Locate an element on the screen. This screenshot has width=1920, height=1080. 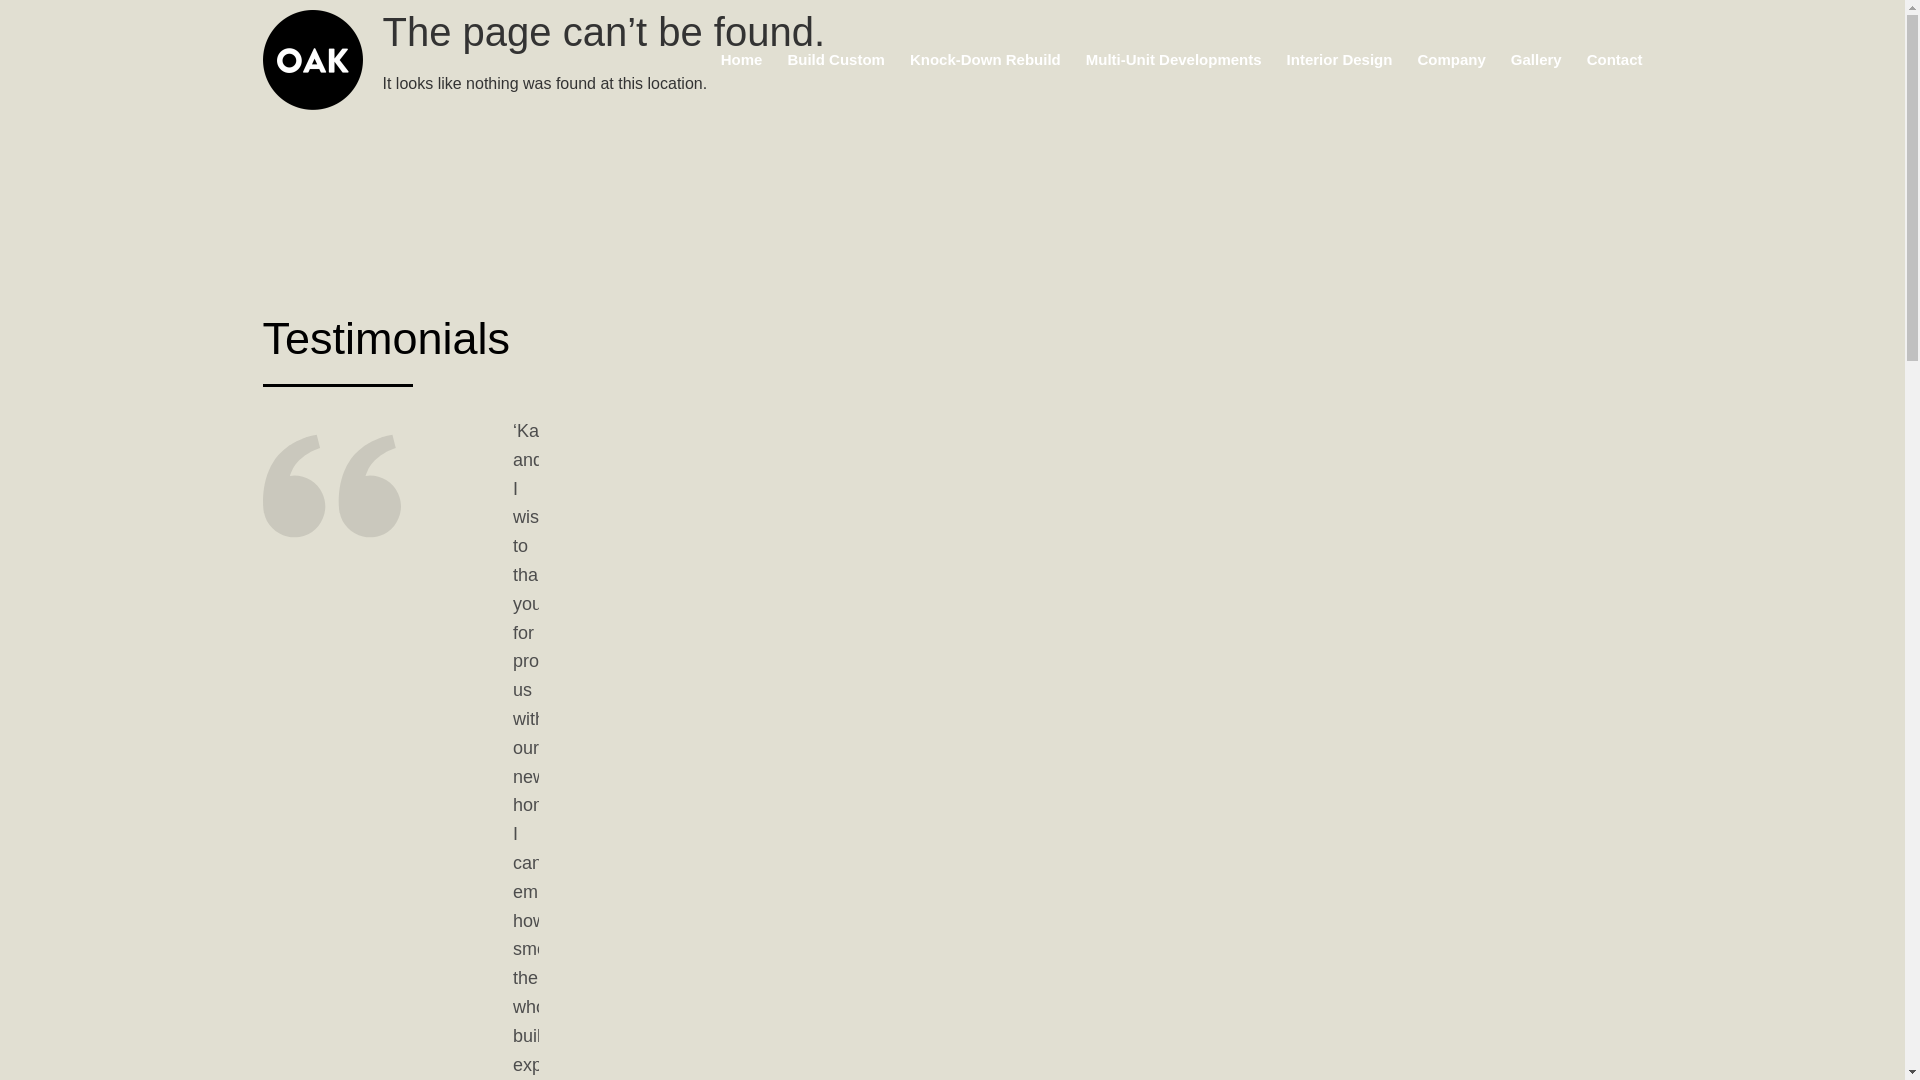
'Home' is located at coordinates (741, 59).